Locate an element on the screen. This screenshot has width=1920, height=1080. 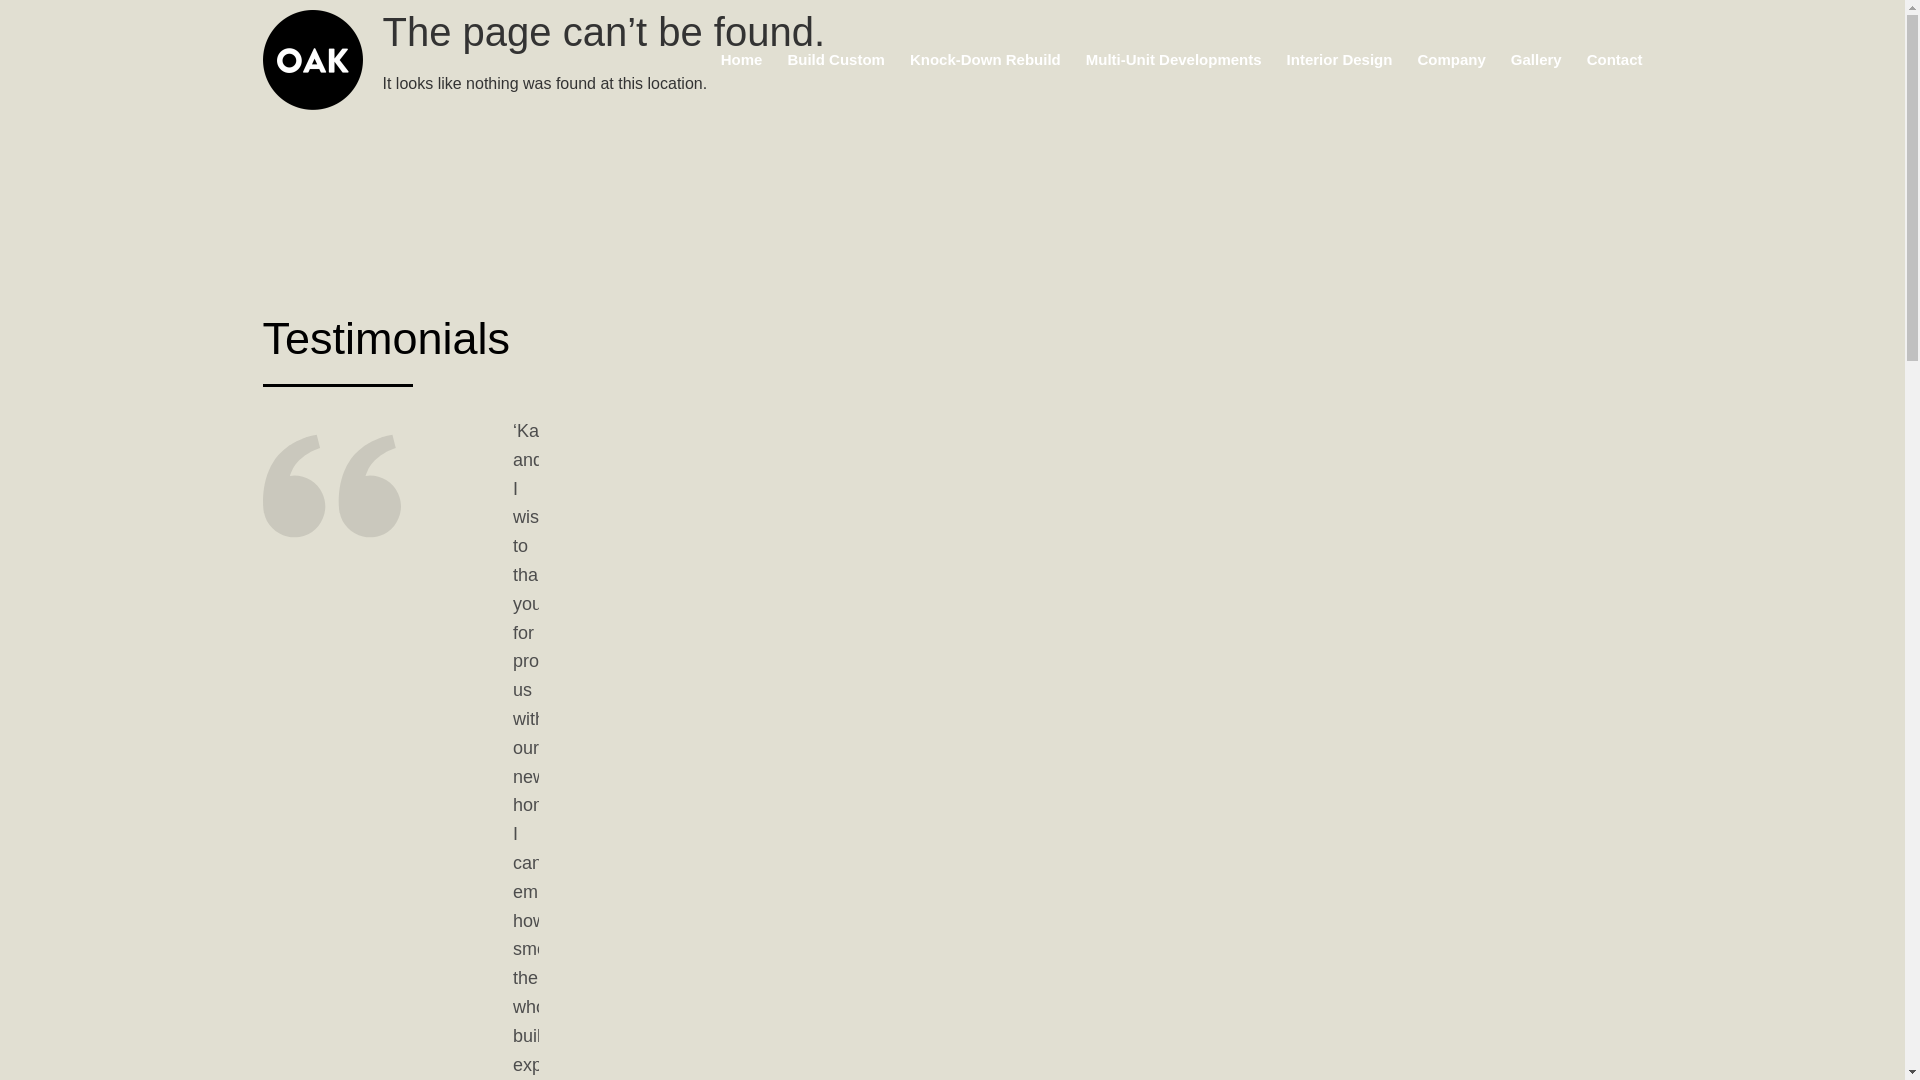
'Home' is located at coordinates (741, 59).